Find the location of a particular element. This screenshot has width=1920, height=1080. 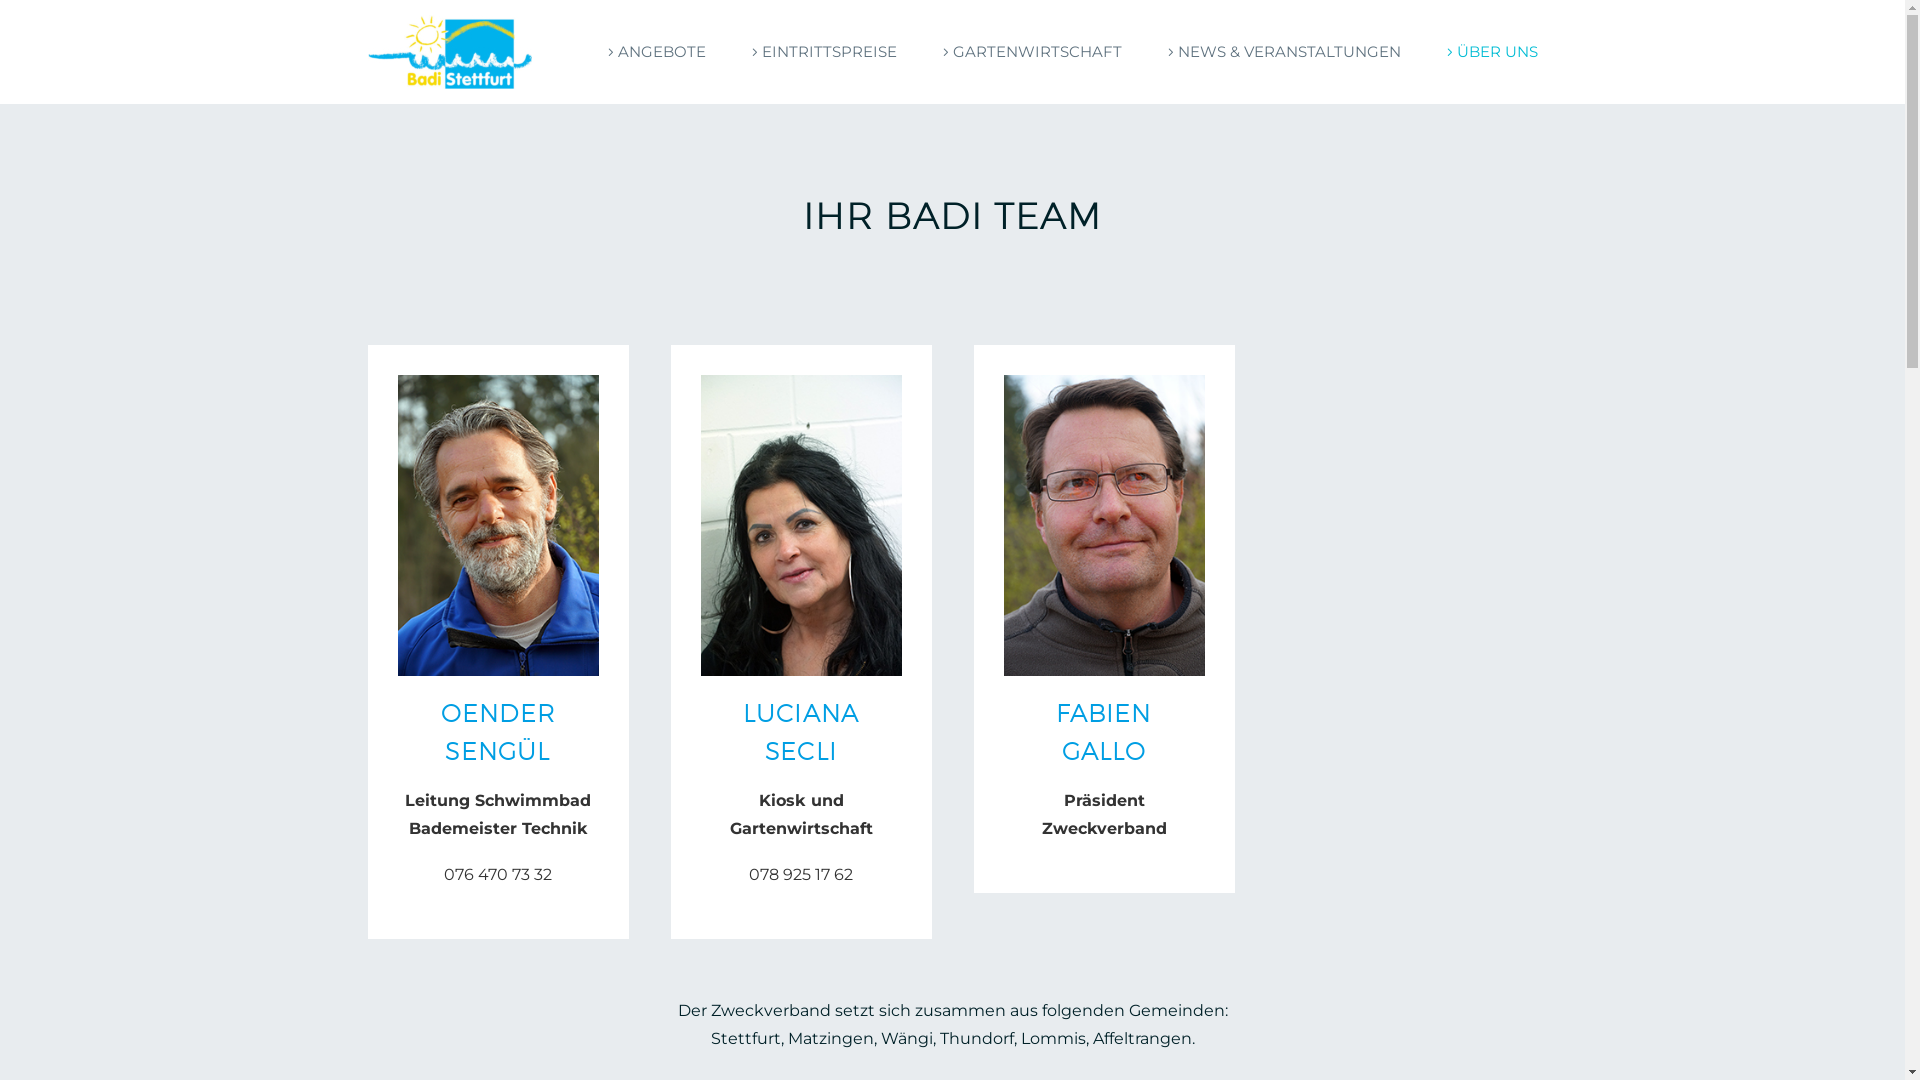

'ANGEBOTE' is located at coordinates (653, 50).